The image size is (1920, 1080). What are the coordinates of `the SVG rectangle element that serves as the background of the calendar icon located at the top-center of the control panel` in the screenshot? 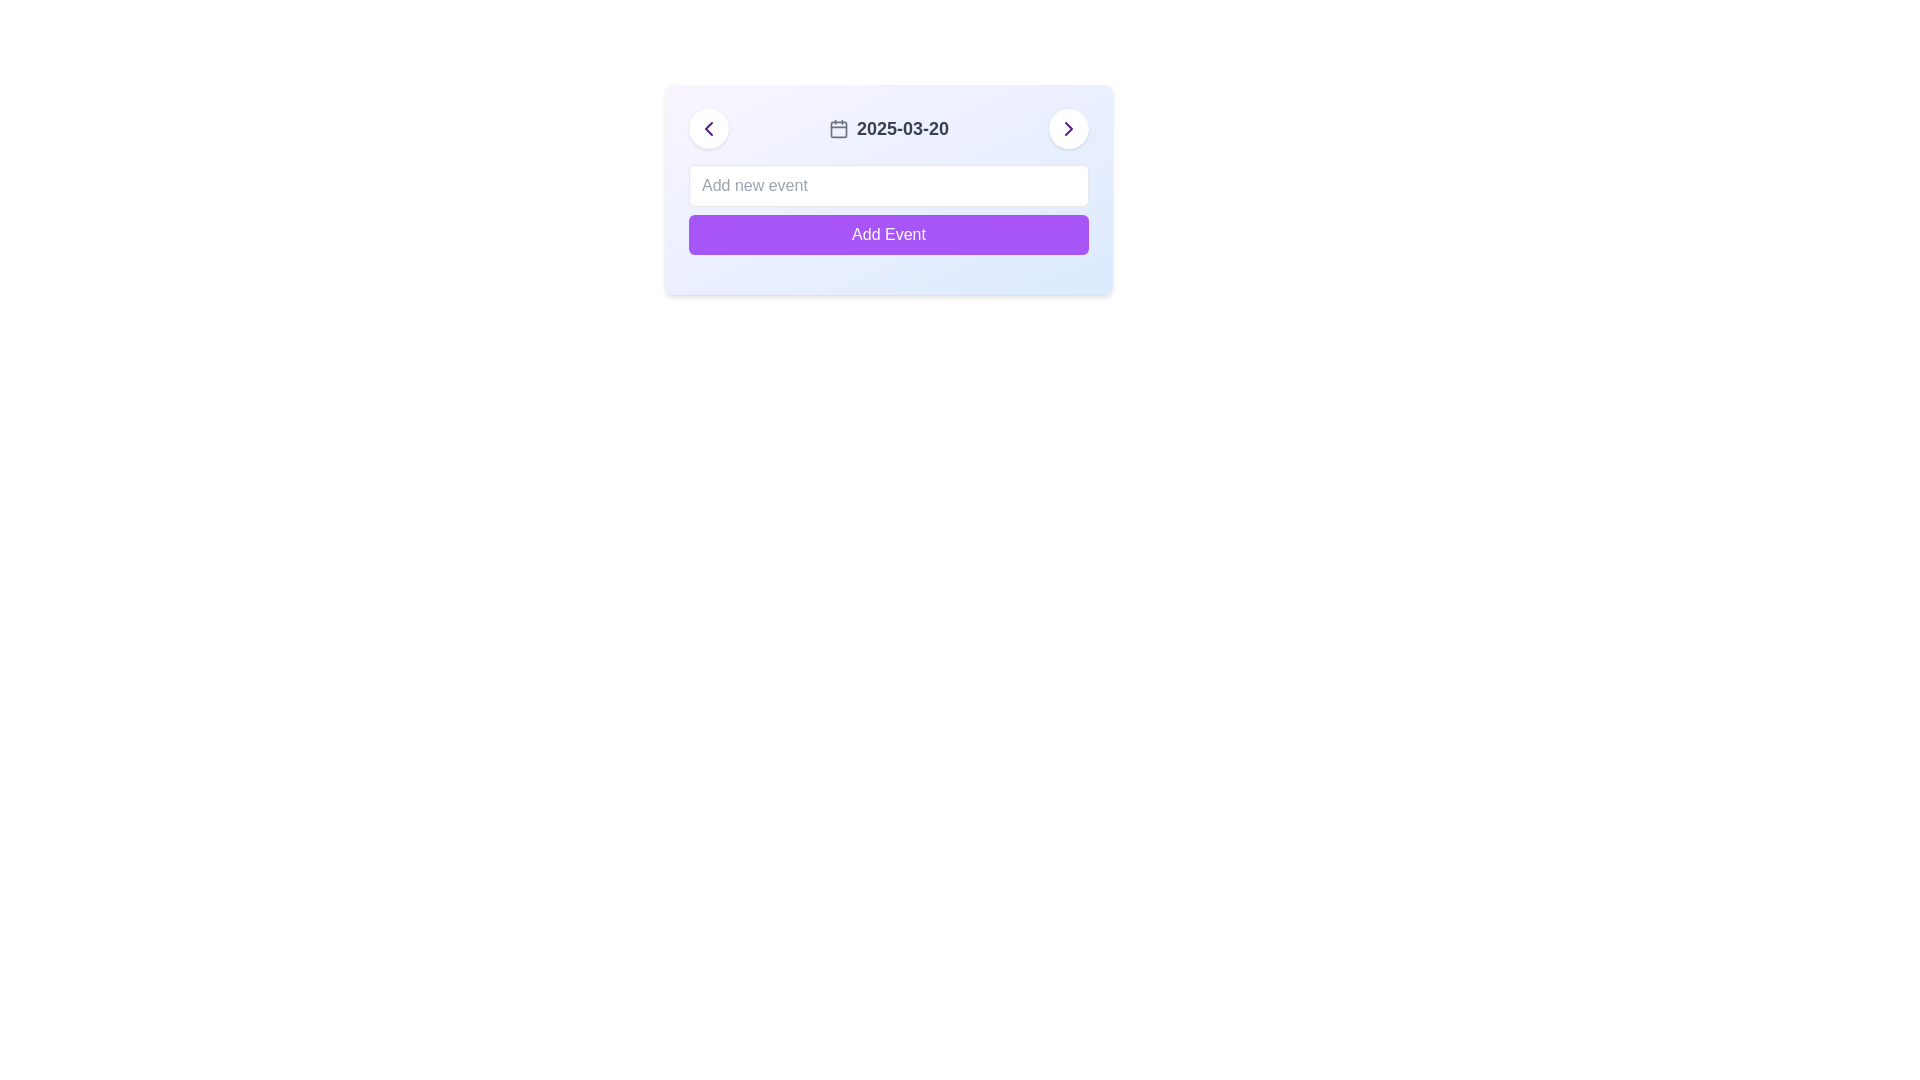 It's located at (839, 129).